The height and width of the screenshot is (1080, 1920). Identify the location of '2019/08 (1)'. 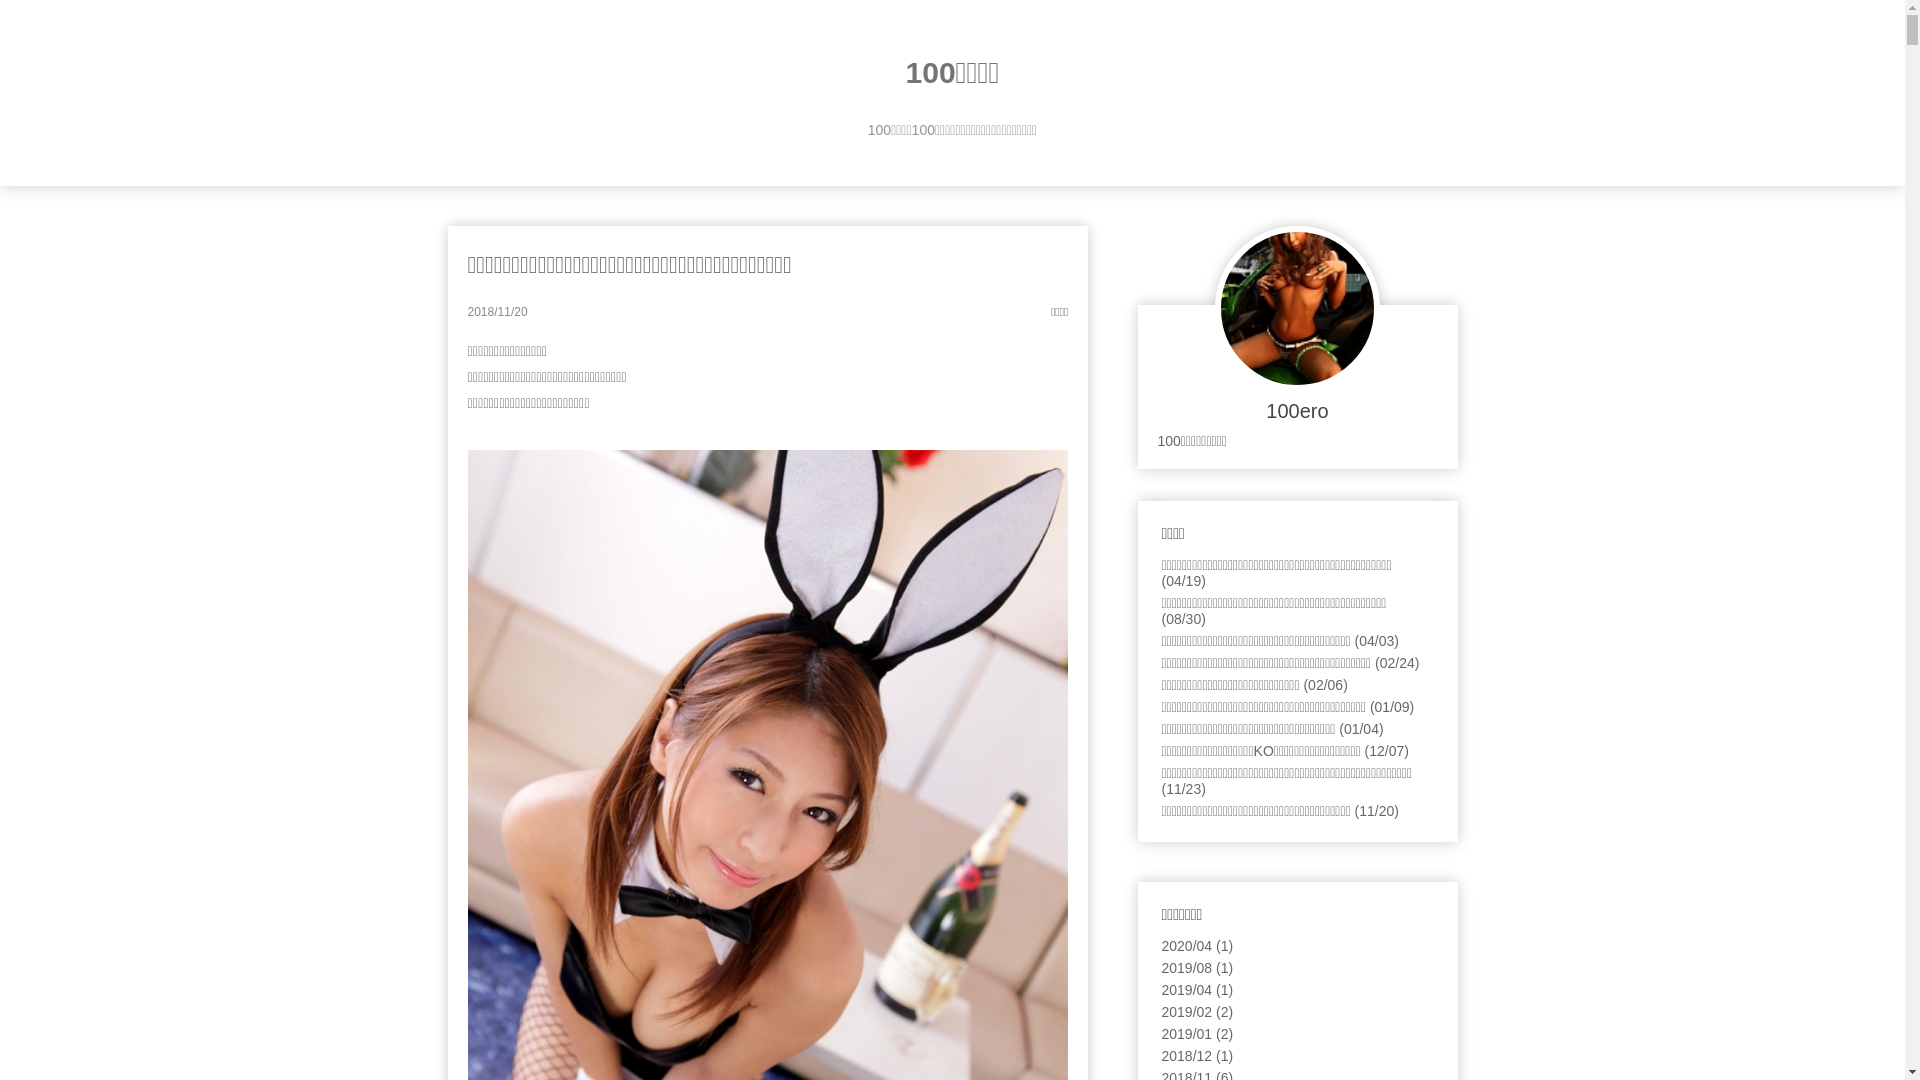
(1198, 967).